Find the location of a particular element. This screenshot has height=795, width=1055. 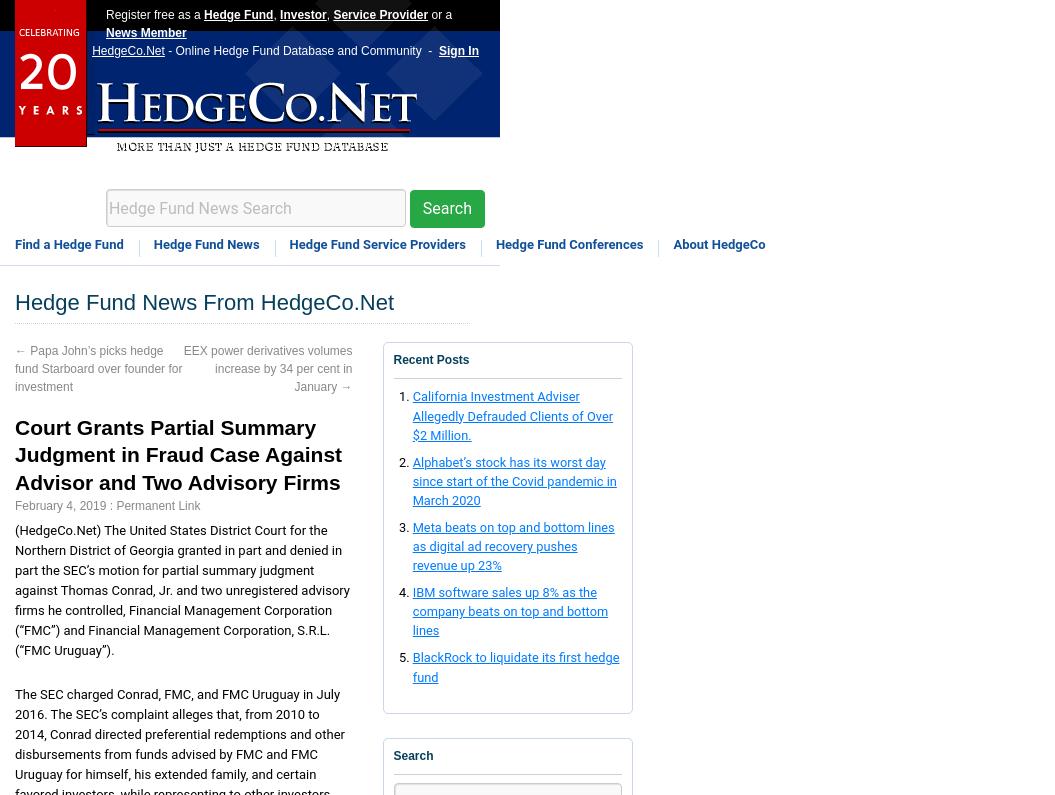

'February 4, 2019' is located at coordinates (59, 504).